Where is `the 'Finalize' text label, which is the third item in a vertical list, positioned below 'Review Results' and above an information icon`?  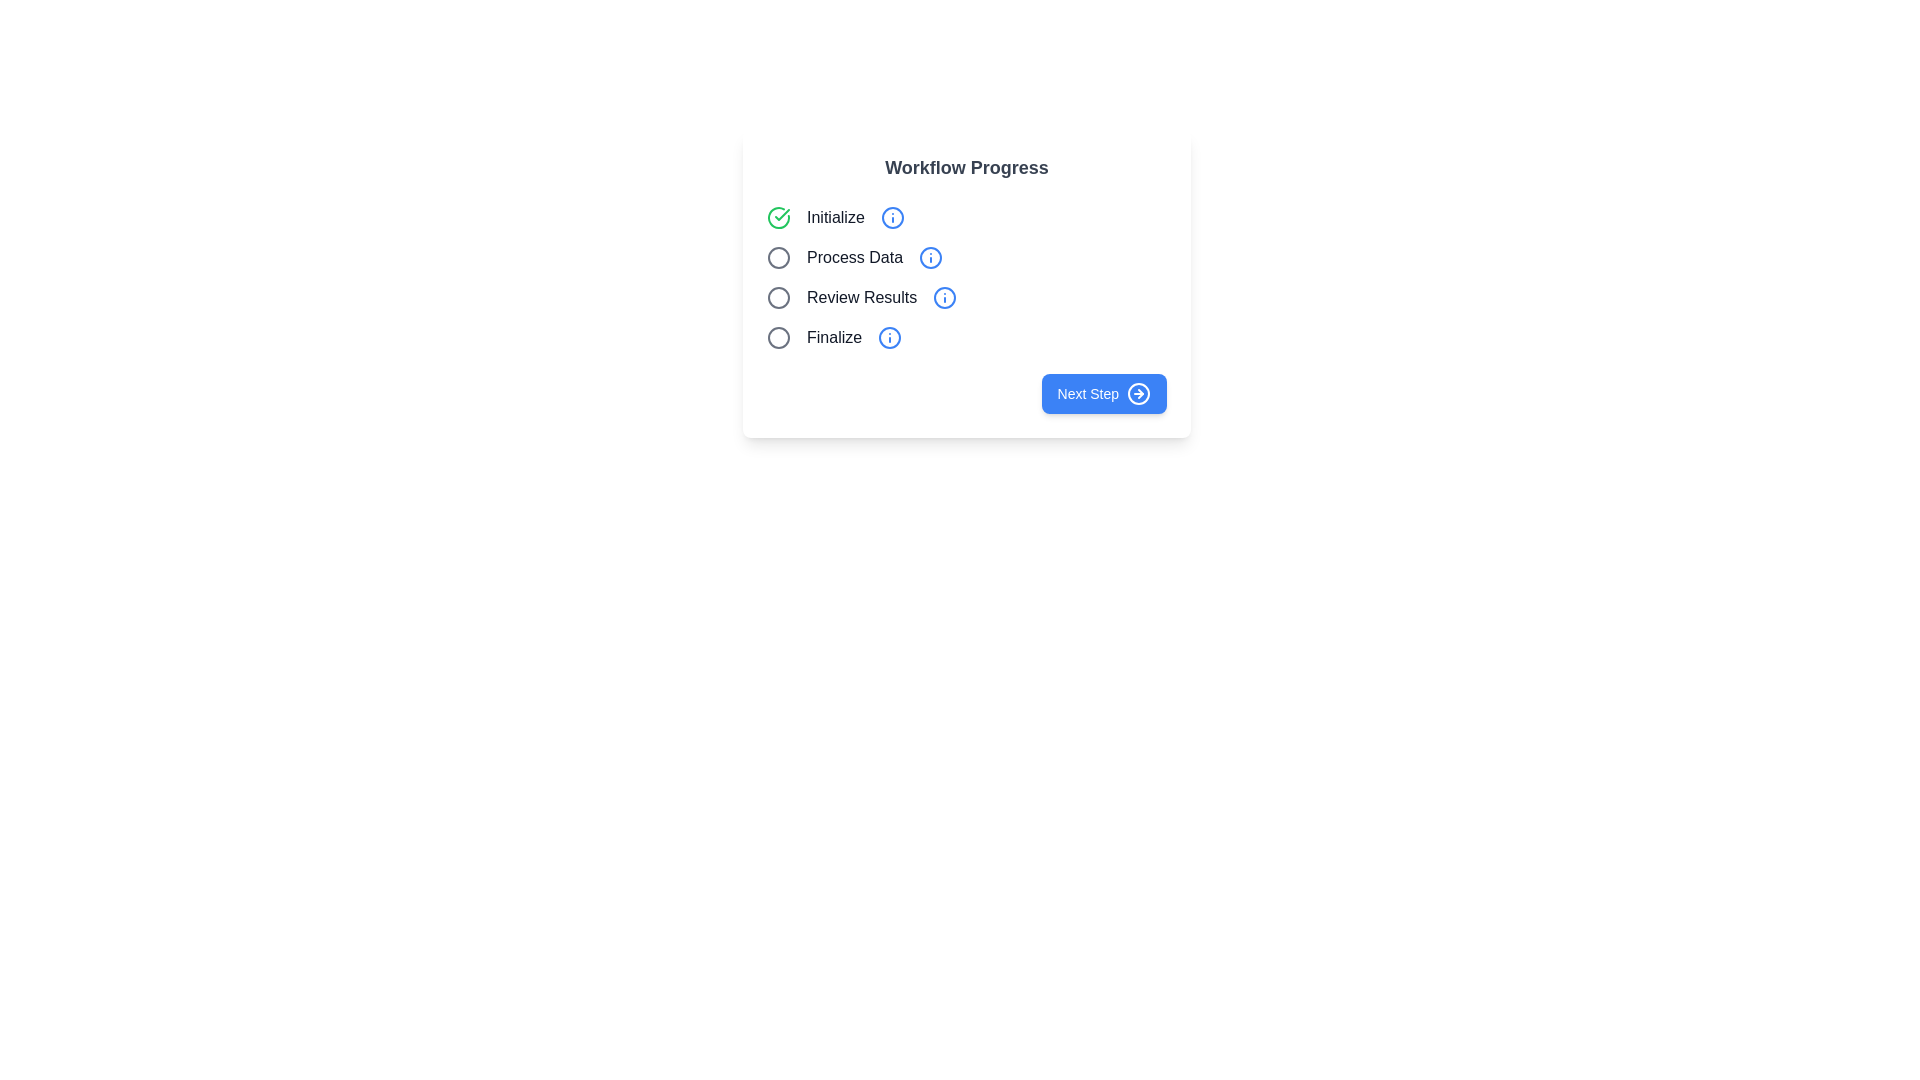
the 'Finalize' text label, which is the third item in a vertical list, positioned below 'Review Results' and above an information icon is located at coordinates (834, 337).